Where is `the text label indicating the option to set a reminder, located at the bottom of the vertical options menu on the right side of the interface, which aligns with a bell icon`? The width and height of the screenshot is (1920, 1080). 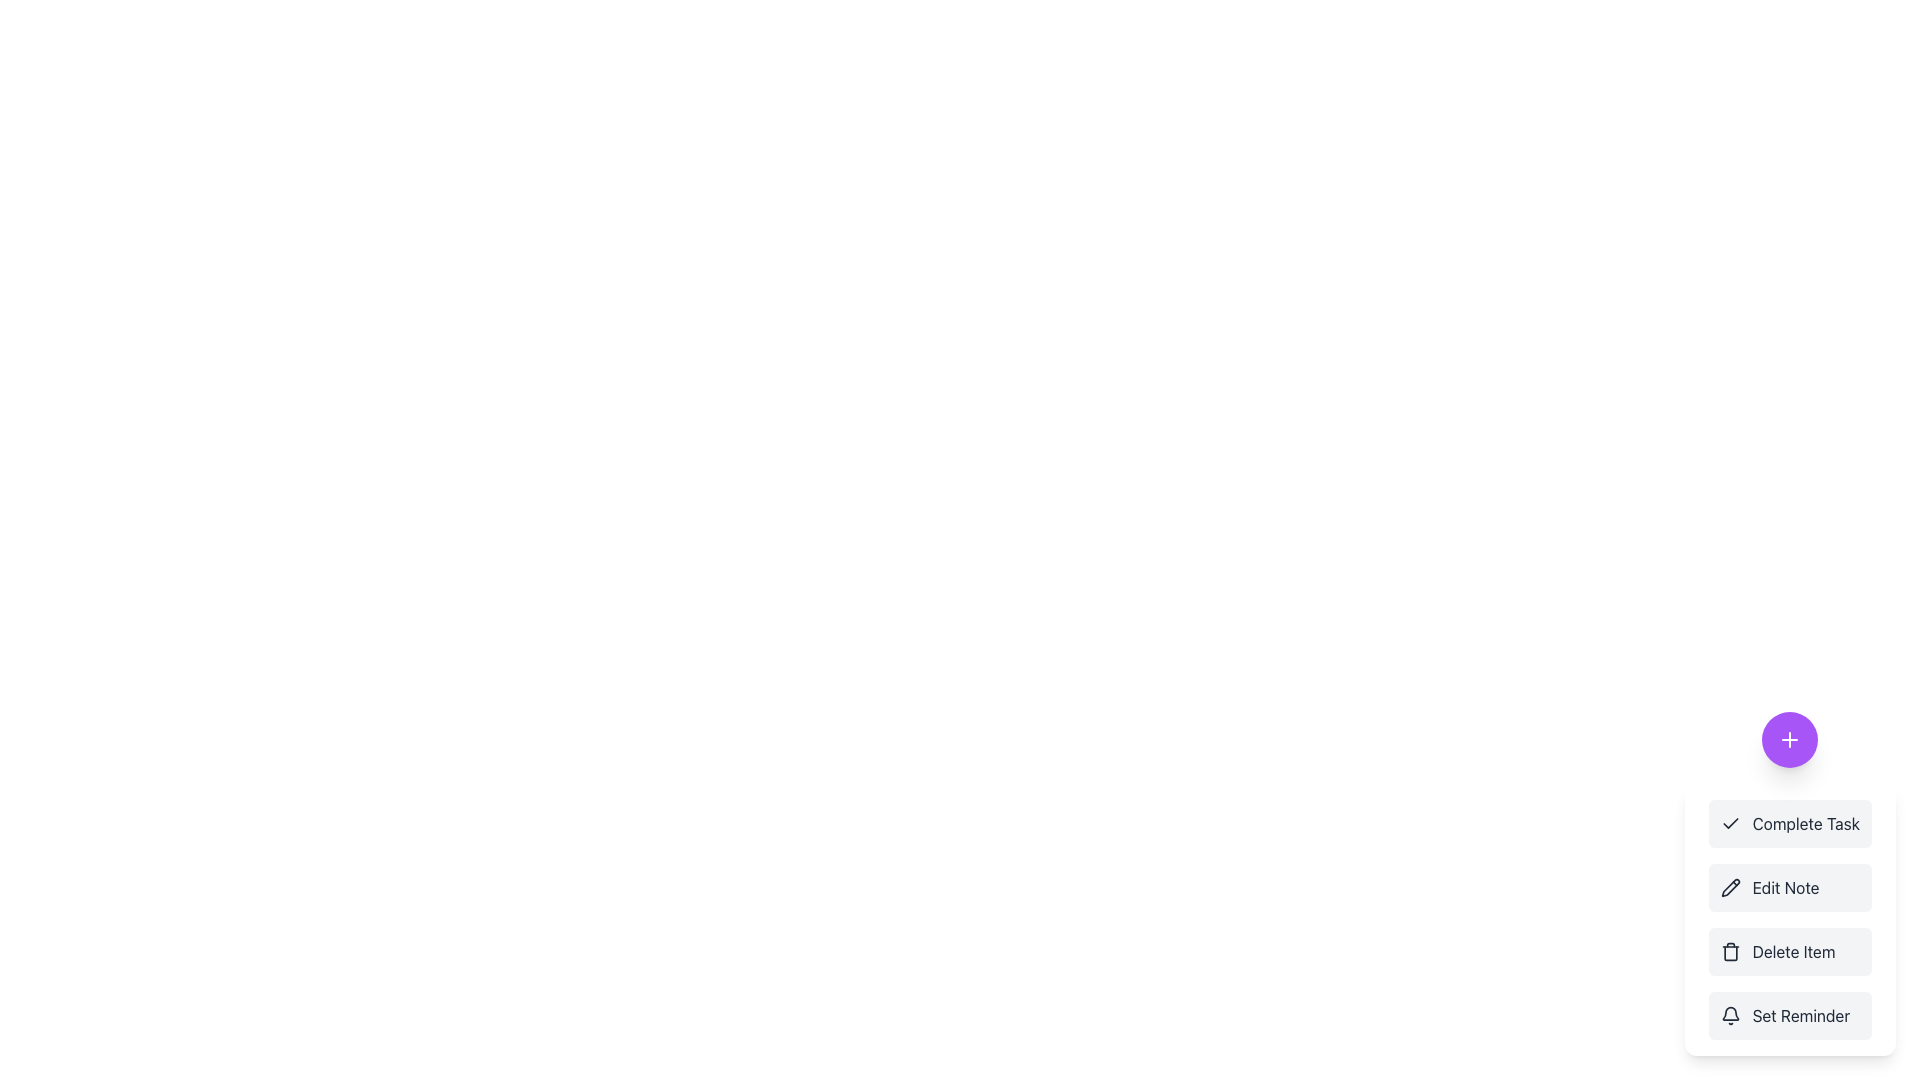 the text label indicating the option to set a reminder, located at the bottom of the vertical options menu on the right side of the interface, which aligns with a bell icon is located at coordinates (1801, 1015).